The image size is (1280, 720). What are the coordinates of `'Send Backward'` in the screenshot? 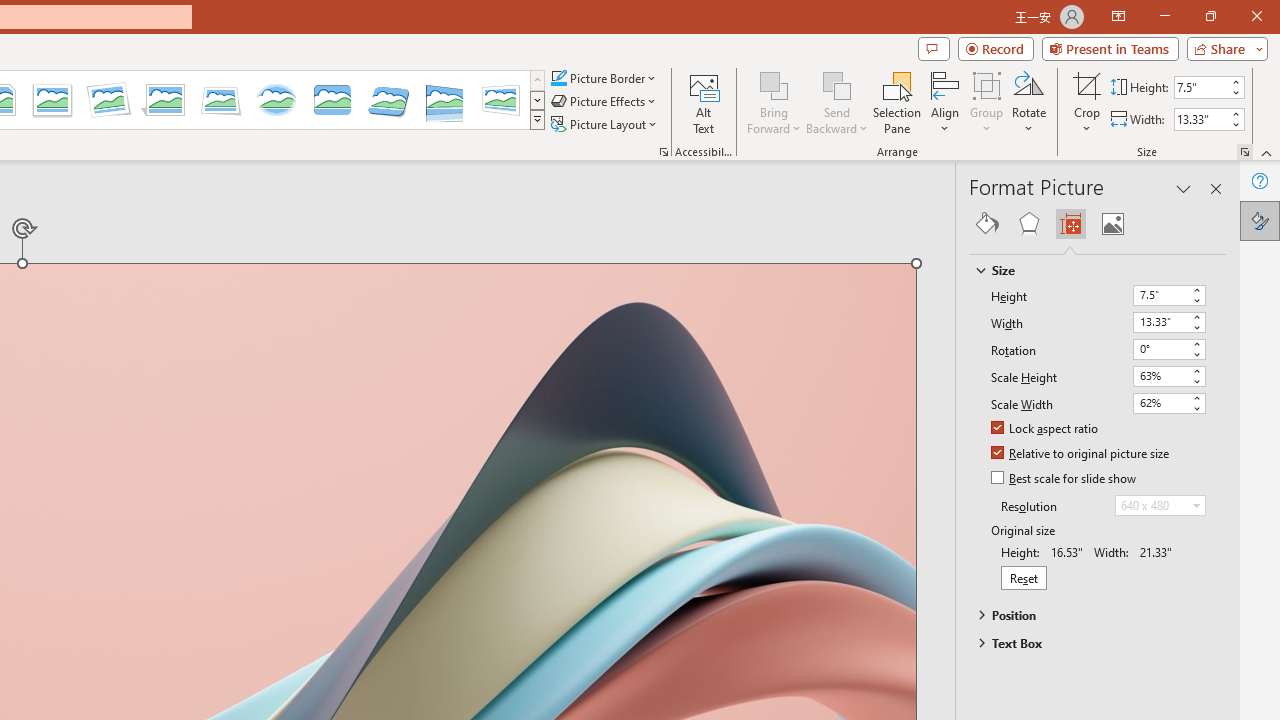 It's located at (837, 103).